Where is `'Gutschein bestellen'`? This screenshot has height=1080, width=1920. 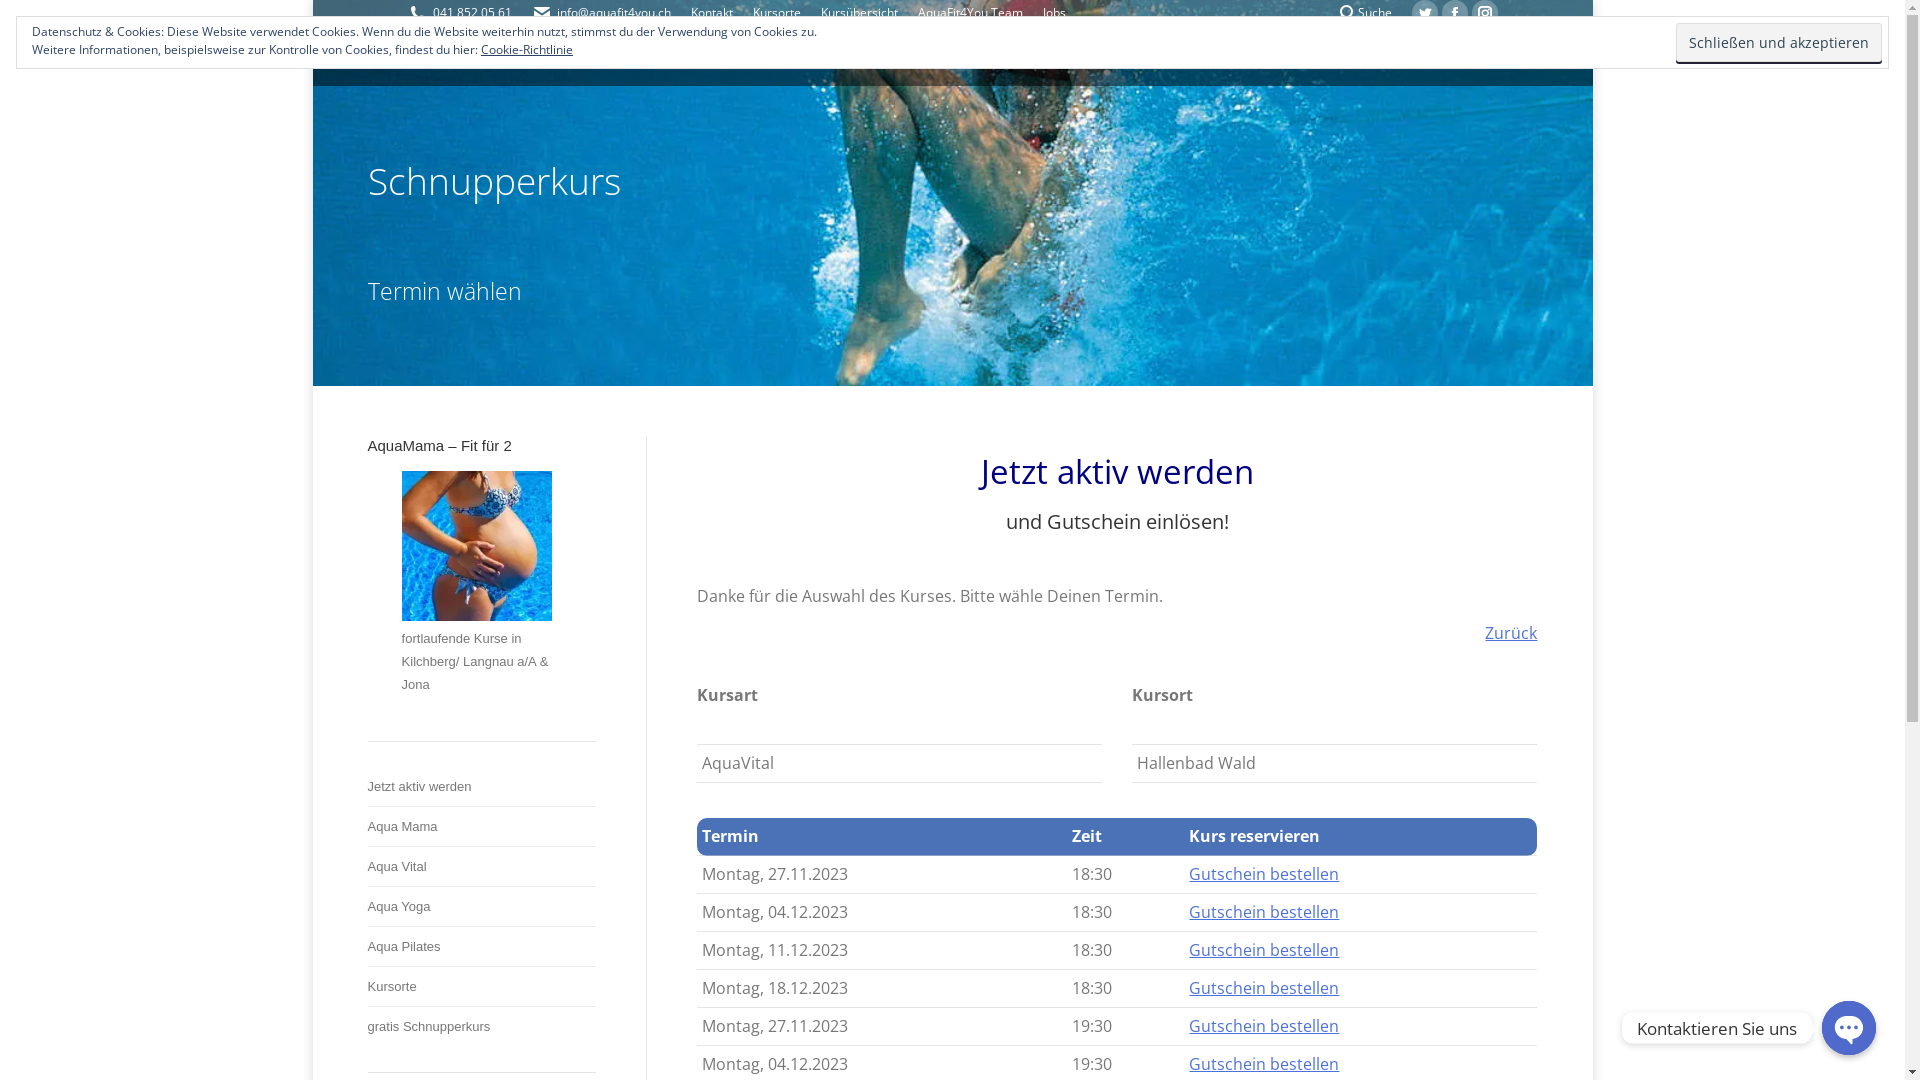 'Gutschein bestellen' is located at coordinates (1262, 948).